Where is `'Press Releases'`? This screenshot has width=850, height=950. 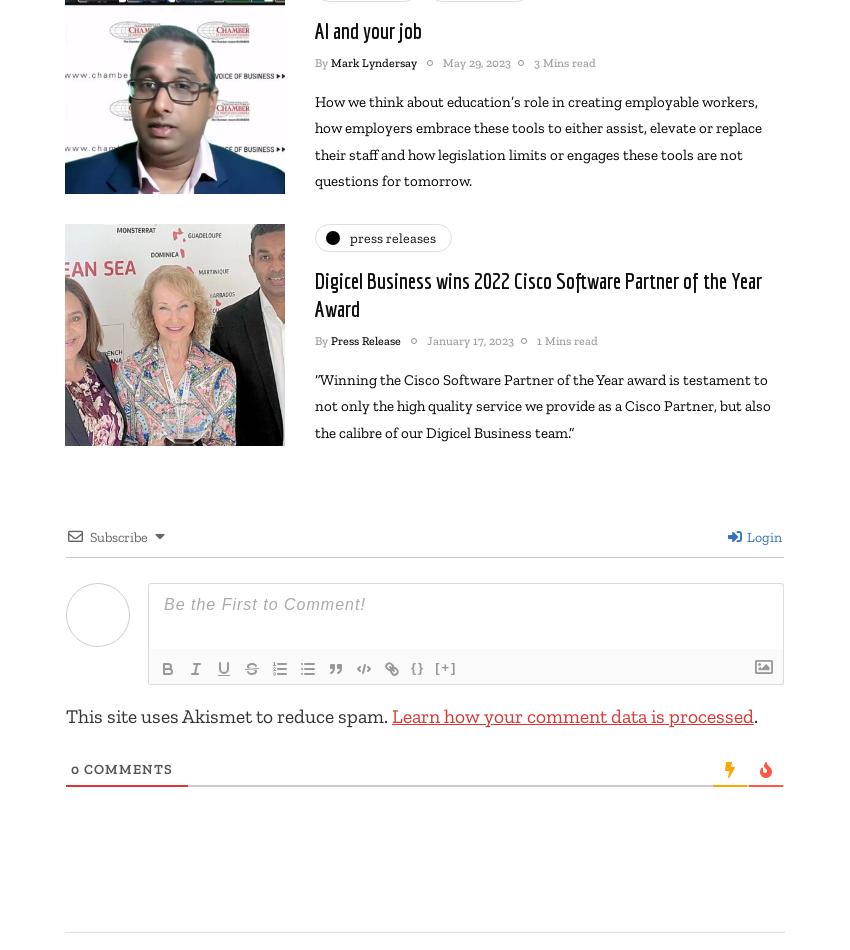
'Press Releases' is located at coordinates (349, 237).